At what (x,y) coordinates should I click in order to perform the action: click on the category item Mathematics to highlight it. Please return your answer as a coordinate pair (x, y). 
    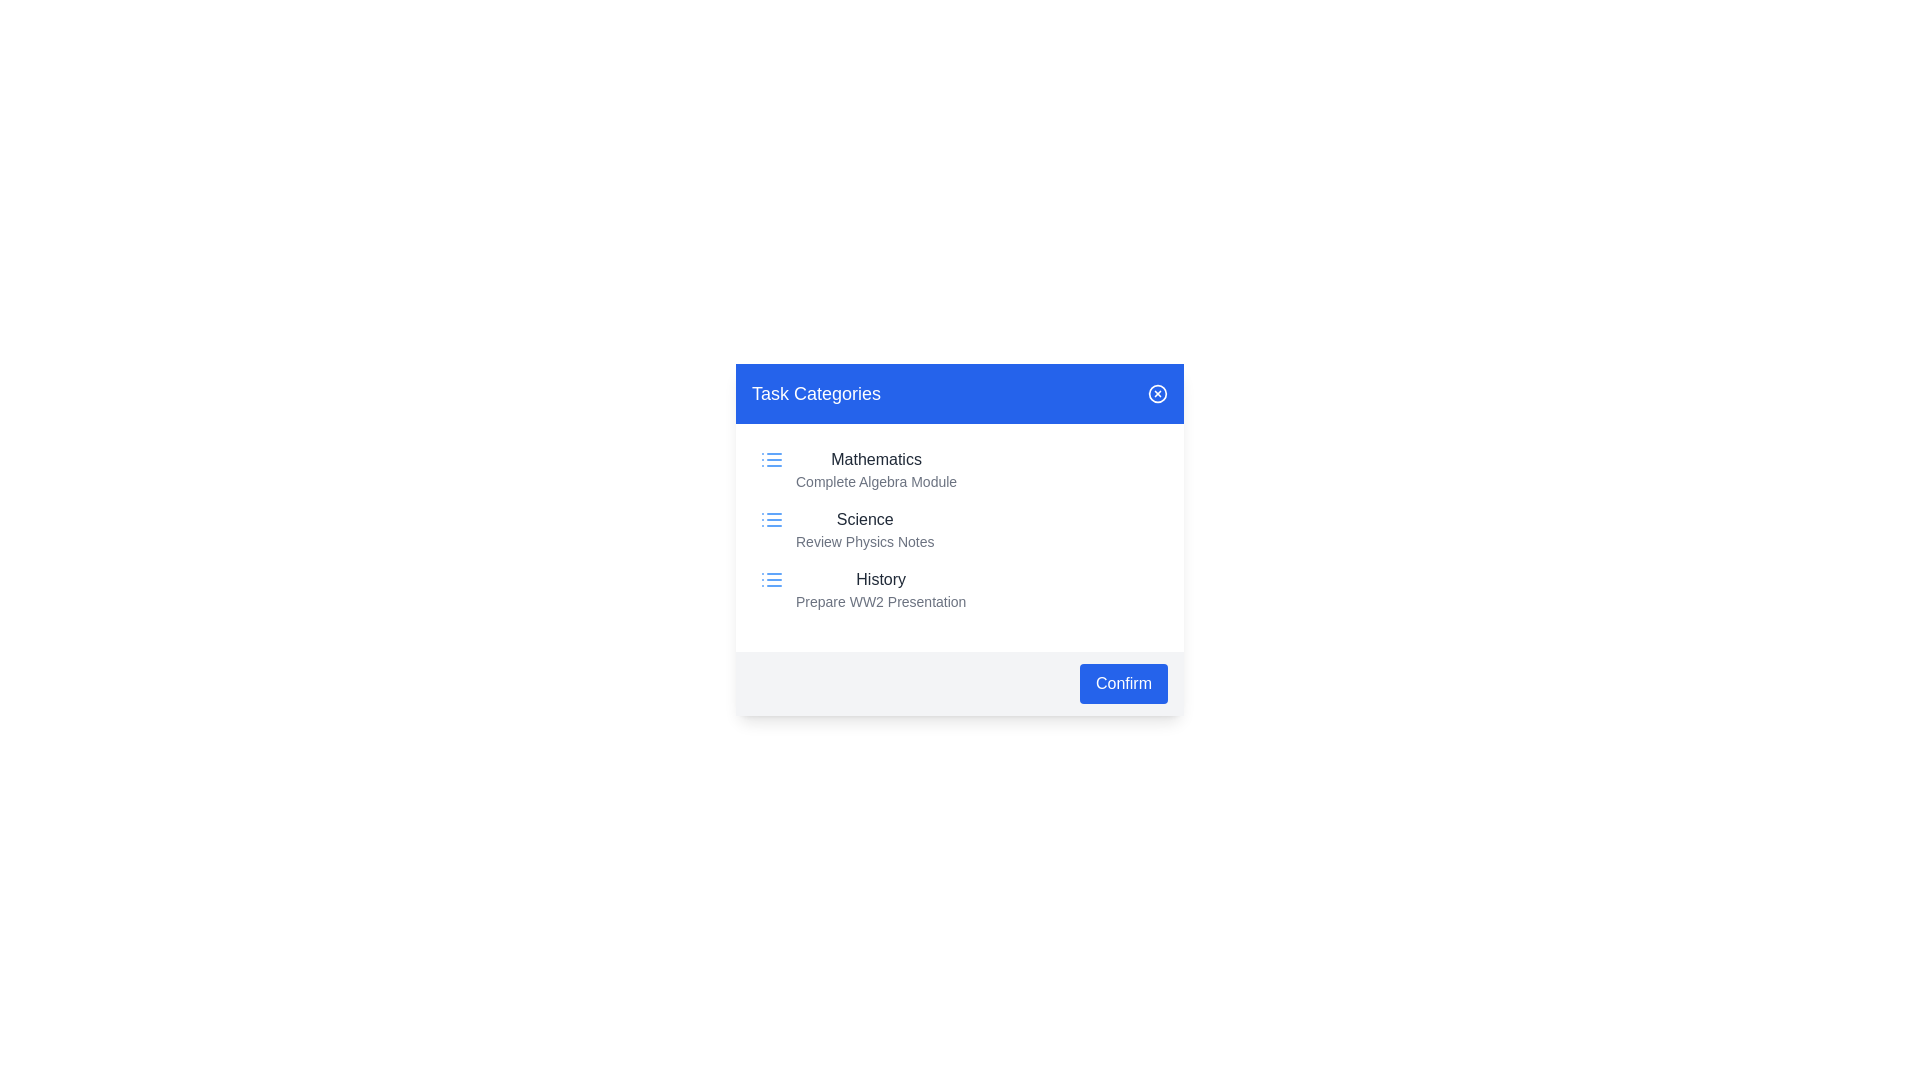
    Looking at the image, I should click on (960, 470).